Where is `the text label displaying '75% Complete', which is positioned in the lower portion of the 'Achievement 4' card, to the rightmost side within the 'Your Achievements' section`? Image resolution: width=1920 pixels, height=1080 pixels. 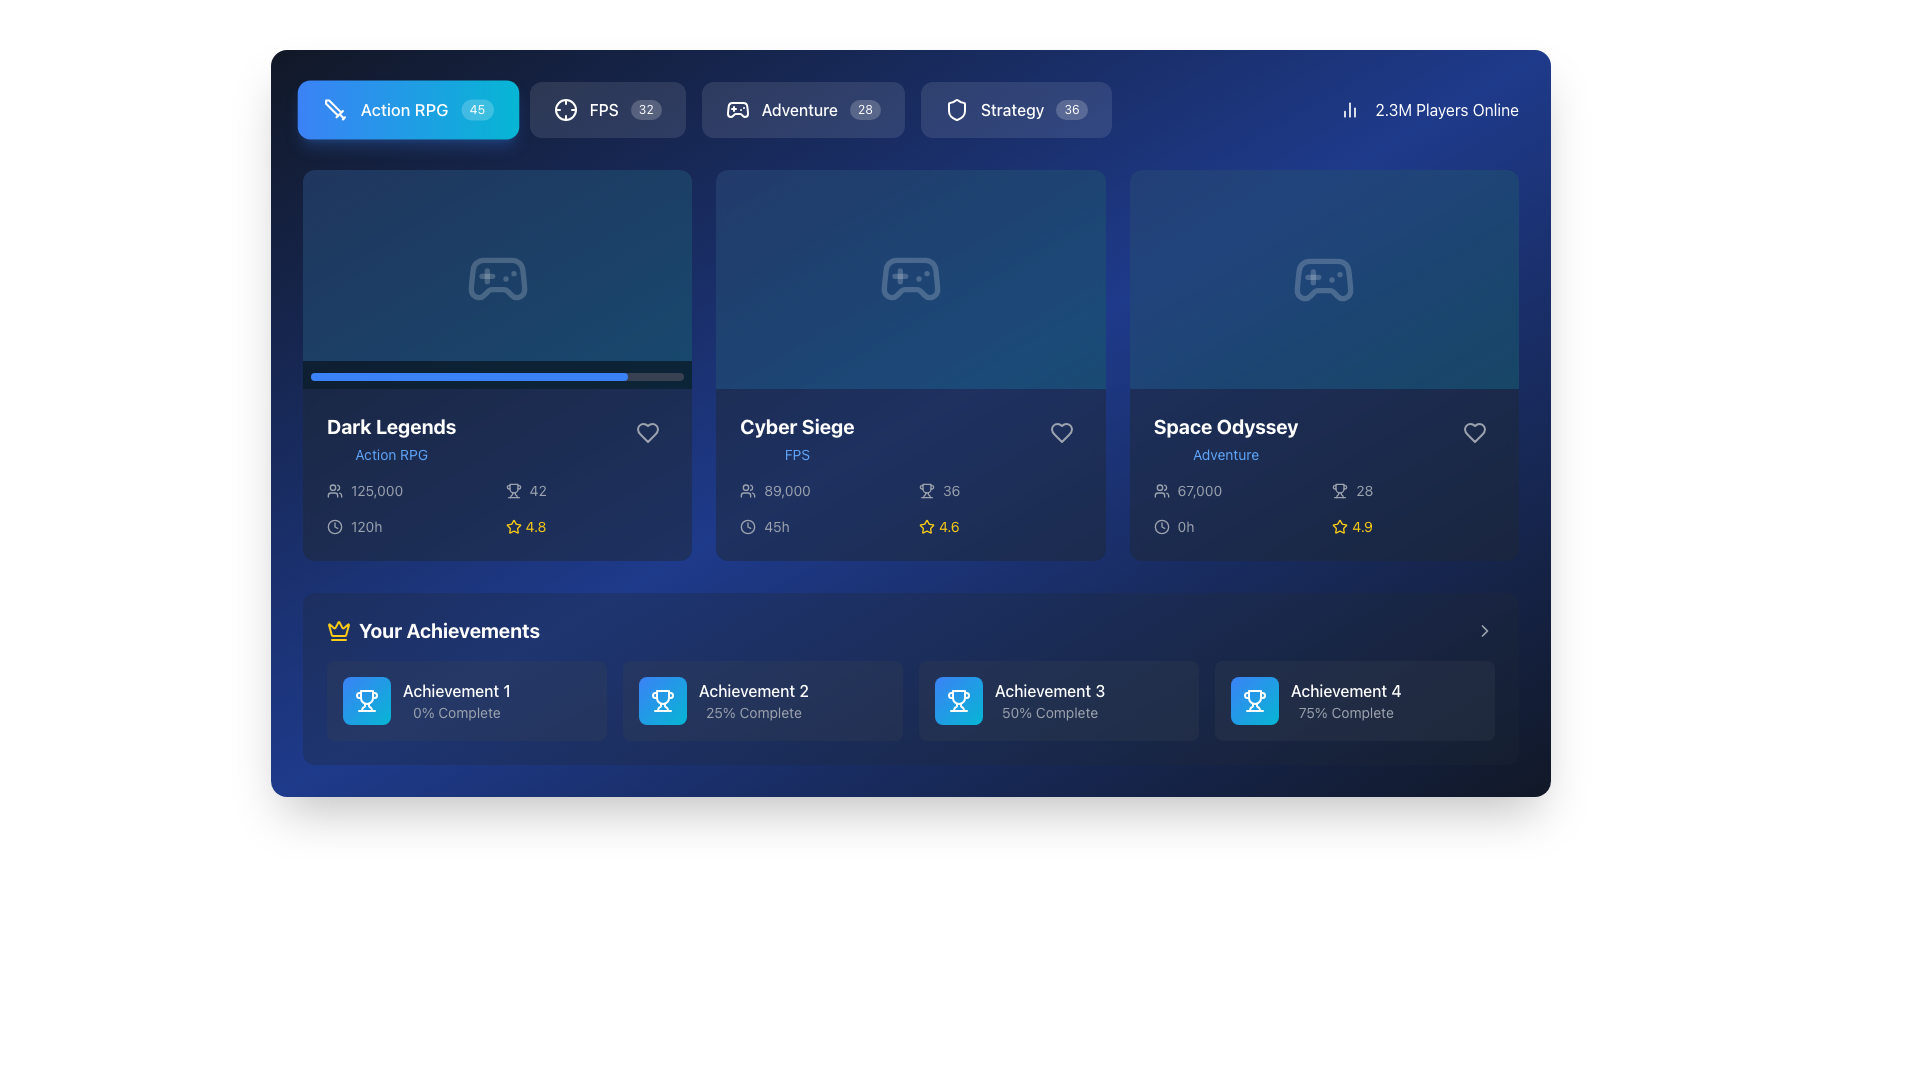
the text label displaying '75% Complete', which is positioned in the lower portion of the 'Achievement 4' card, to the rightmost side within the 'Your Achievements' section is located at coordinates (1346, 712).